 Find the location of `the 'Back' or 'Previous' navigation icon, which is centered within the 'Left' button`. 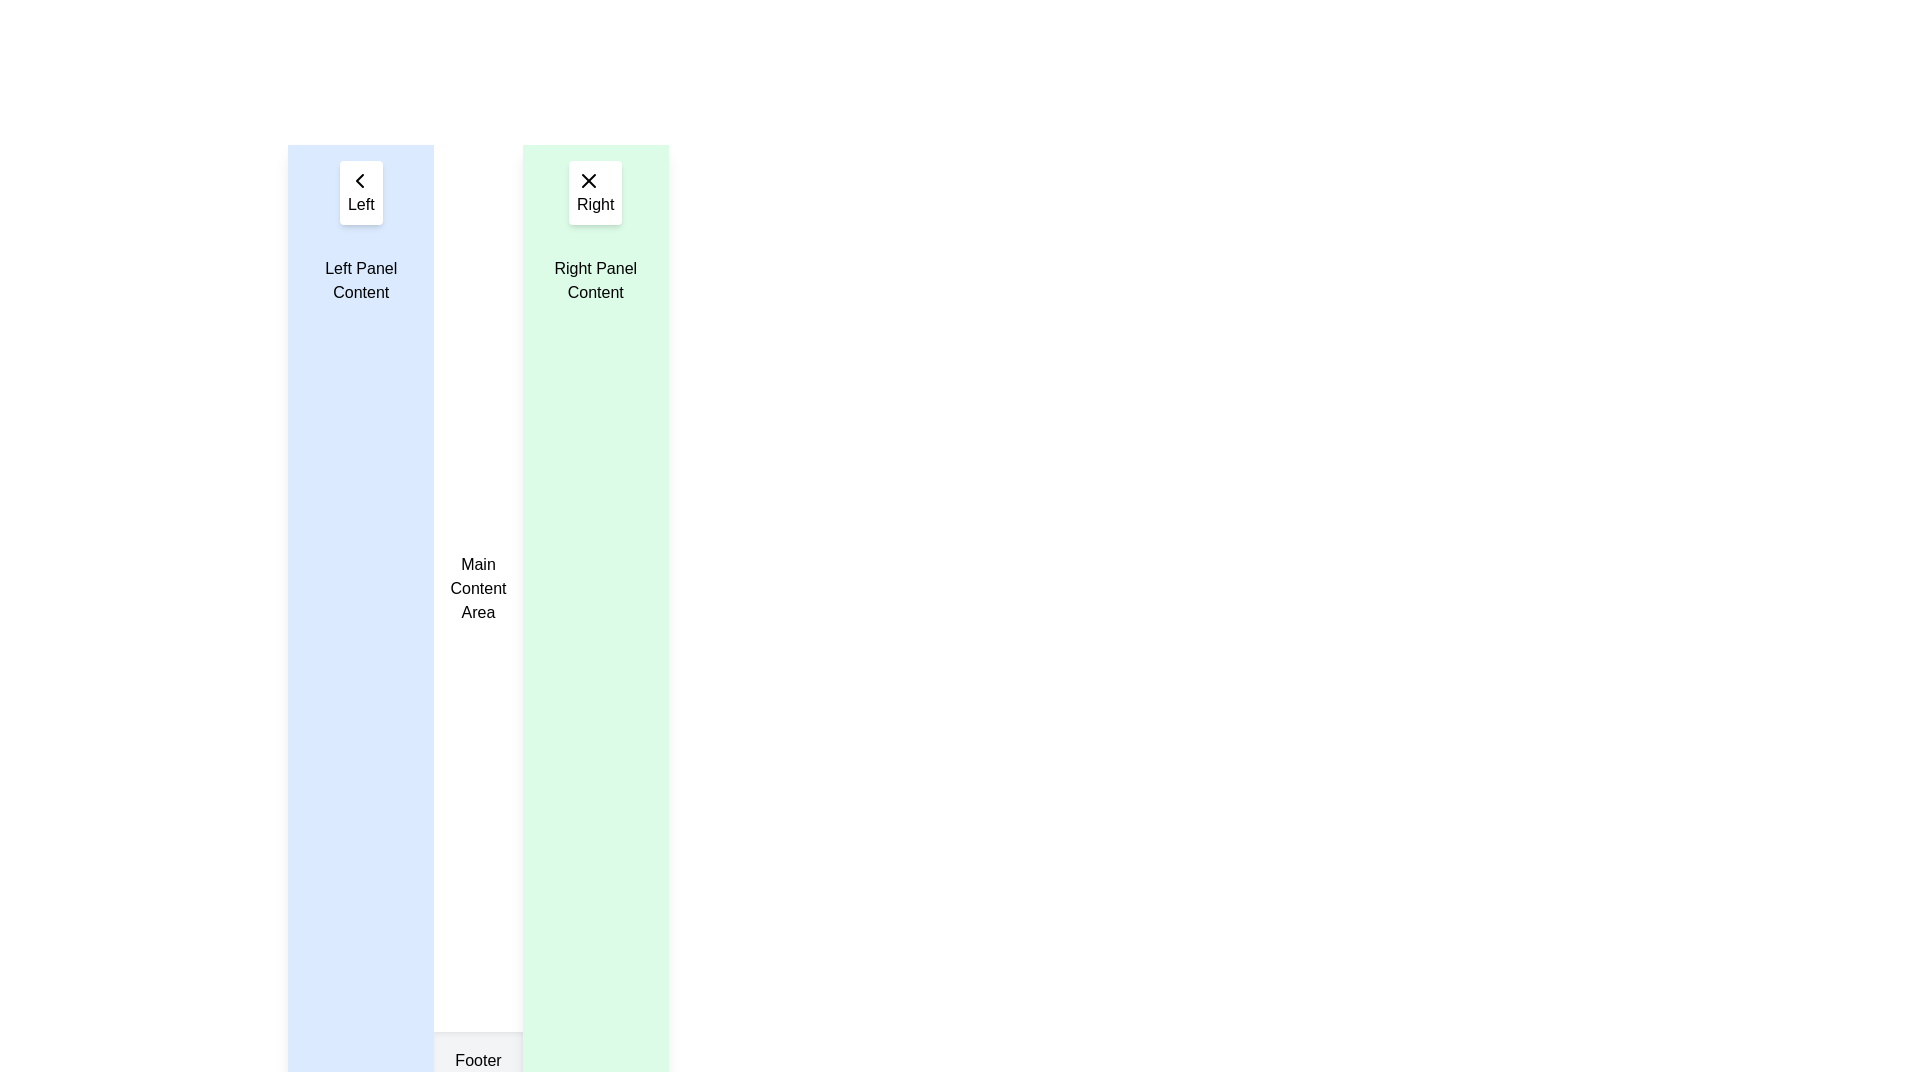

the 'Back' or 'Previous' navigation icon, which is centered within the 'Left' button is located at coordinates (359, 181).